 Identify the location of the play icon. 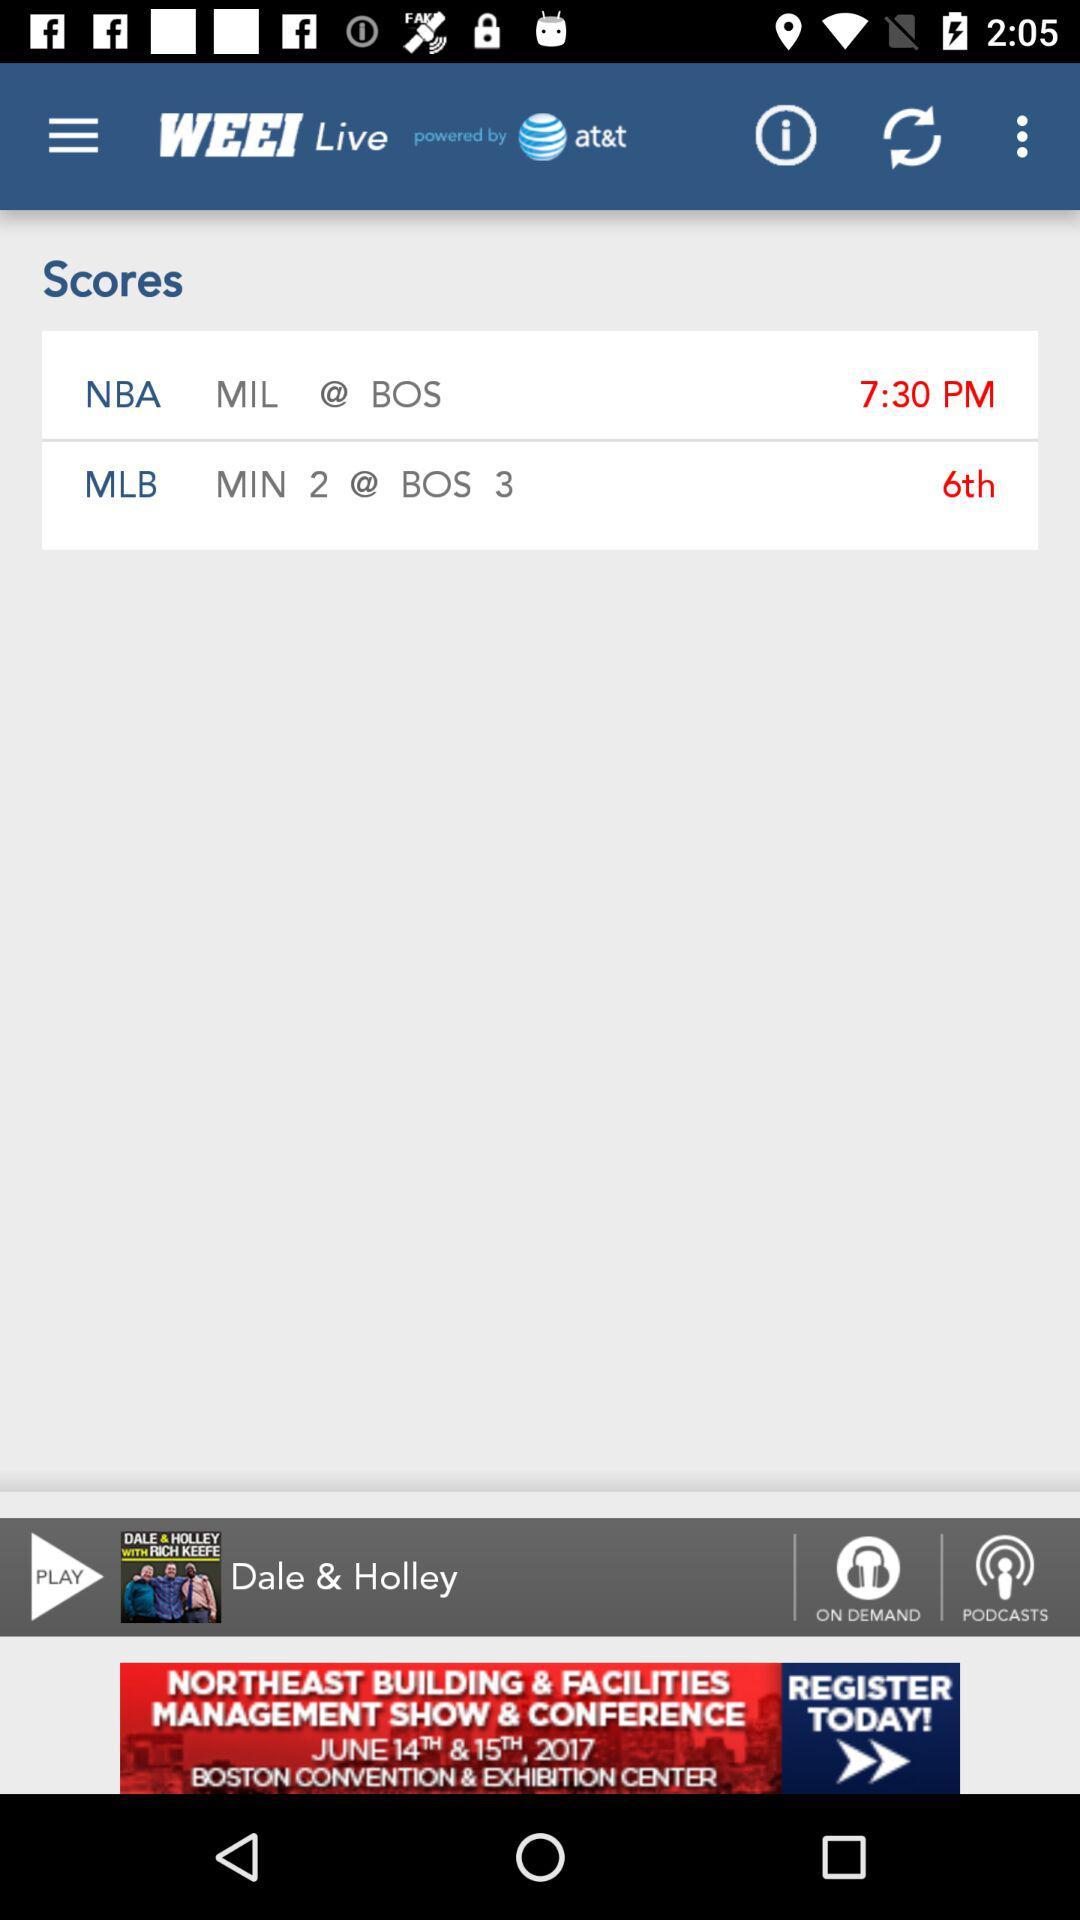
(54, 1576).